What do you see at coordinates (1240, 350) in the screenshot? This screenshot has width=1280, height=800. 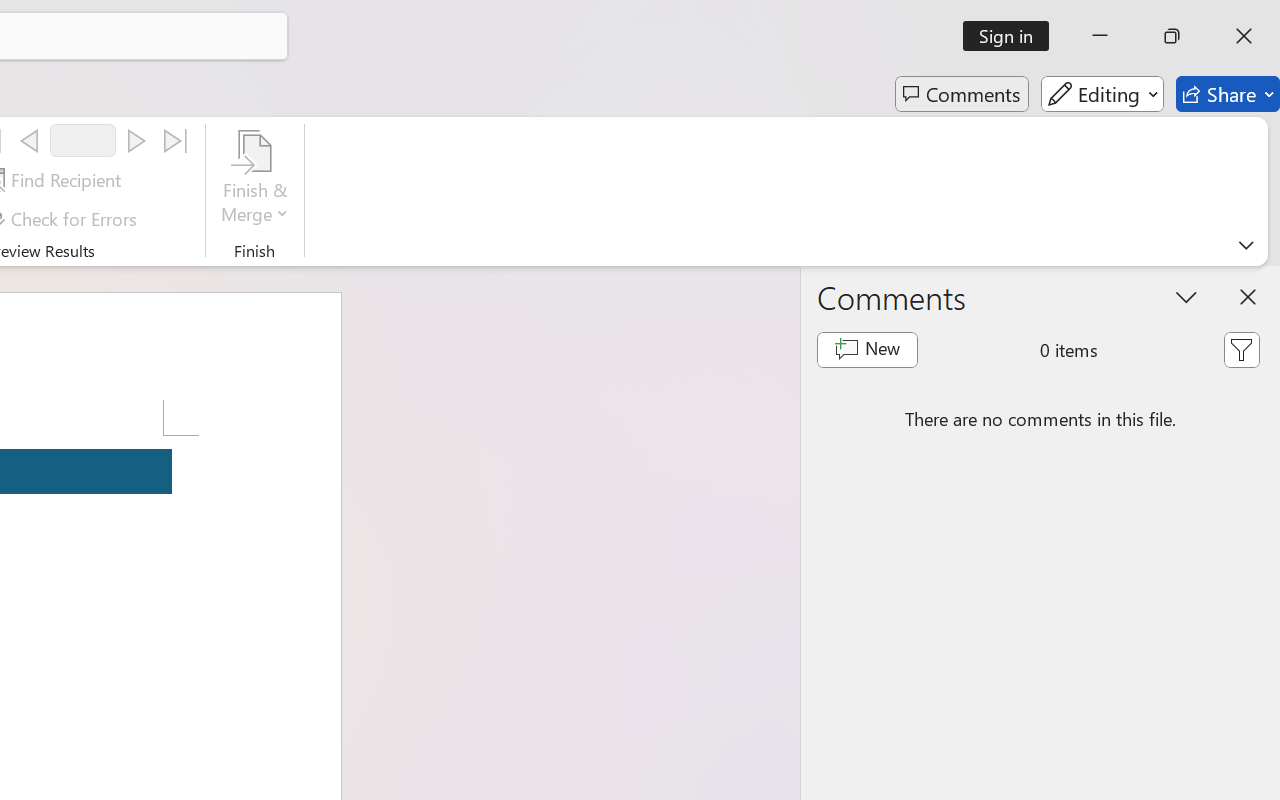 I see `'Filter'` at bounding box center [1240, 350].